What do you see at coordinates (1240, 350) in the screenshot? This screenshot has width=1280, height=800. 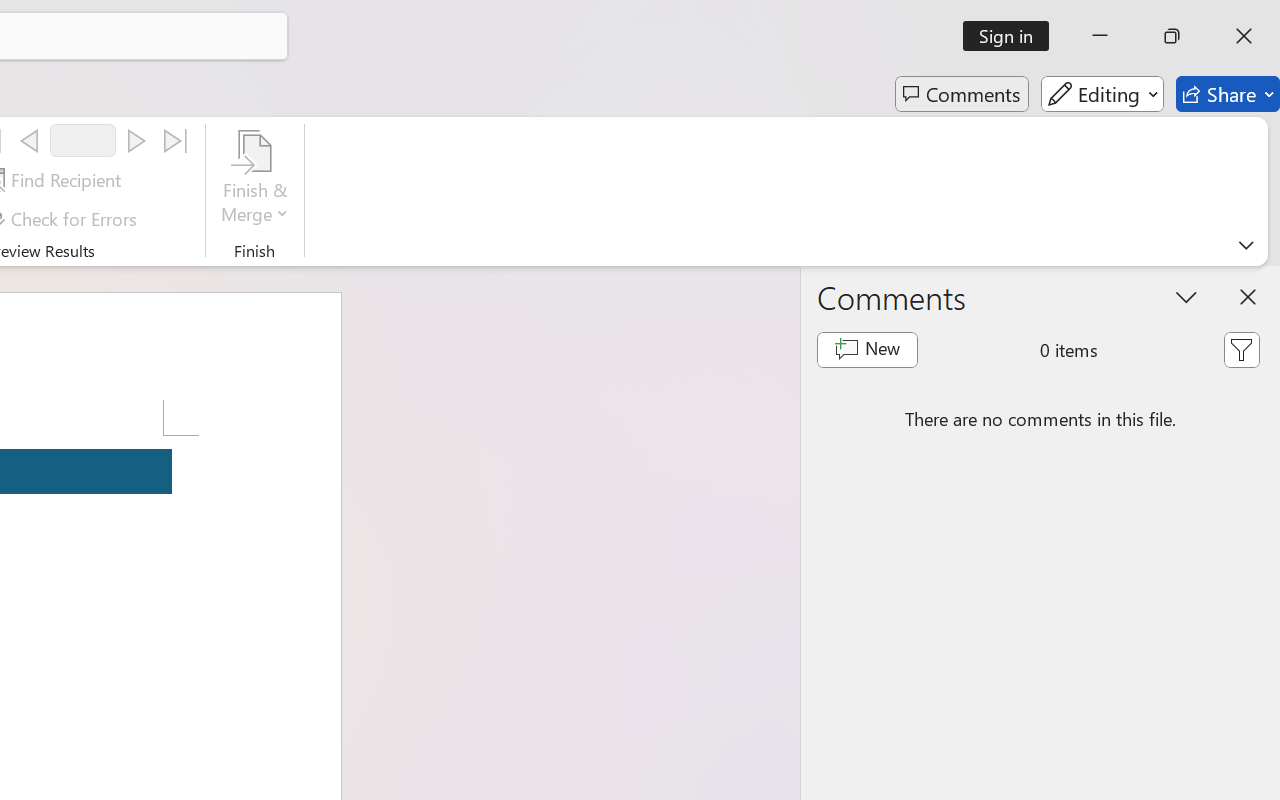 I see `'Filter'` at bounding box center [1240, 350].